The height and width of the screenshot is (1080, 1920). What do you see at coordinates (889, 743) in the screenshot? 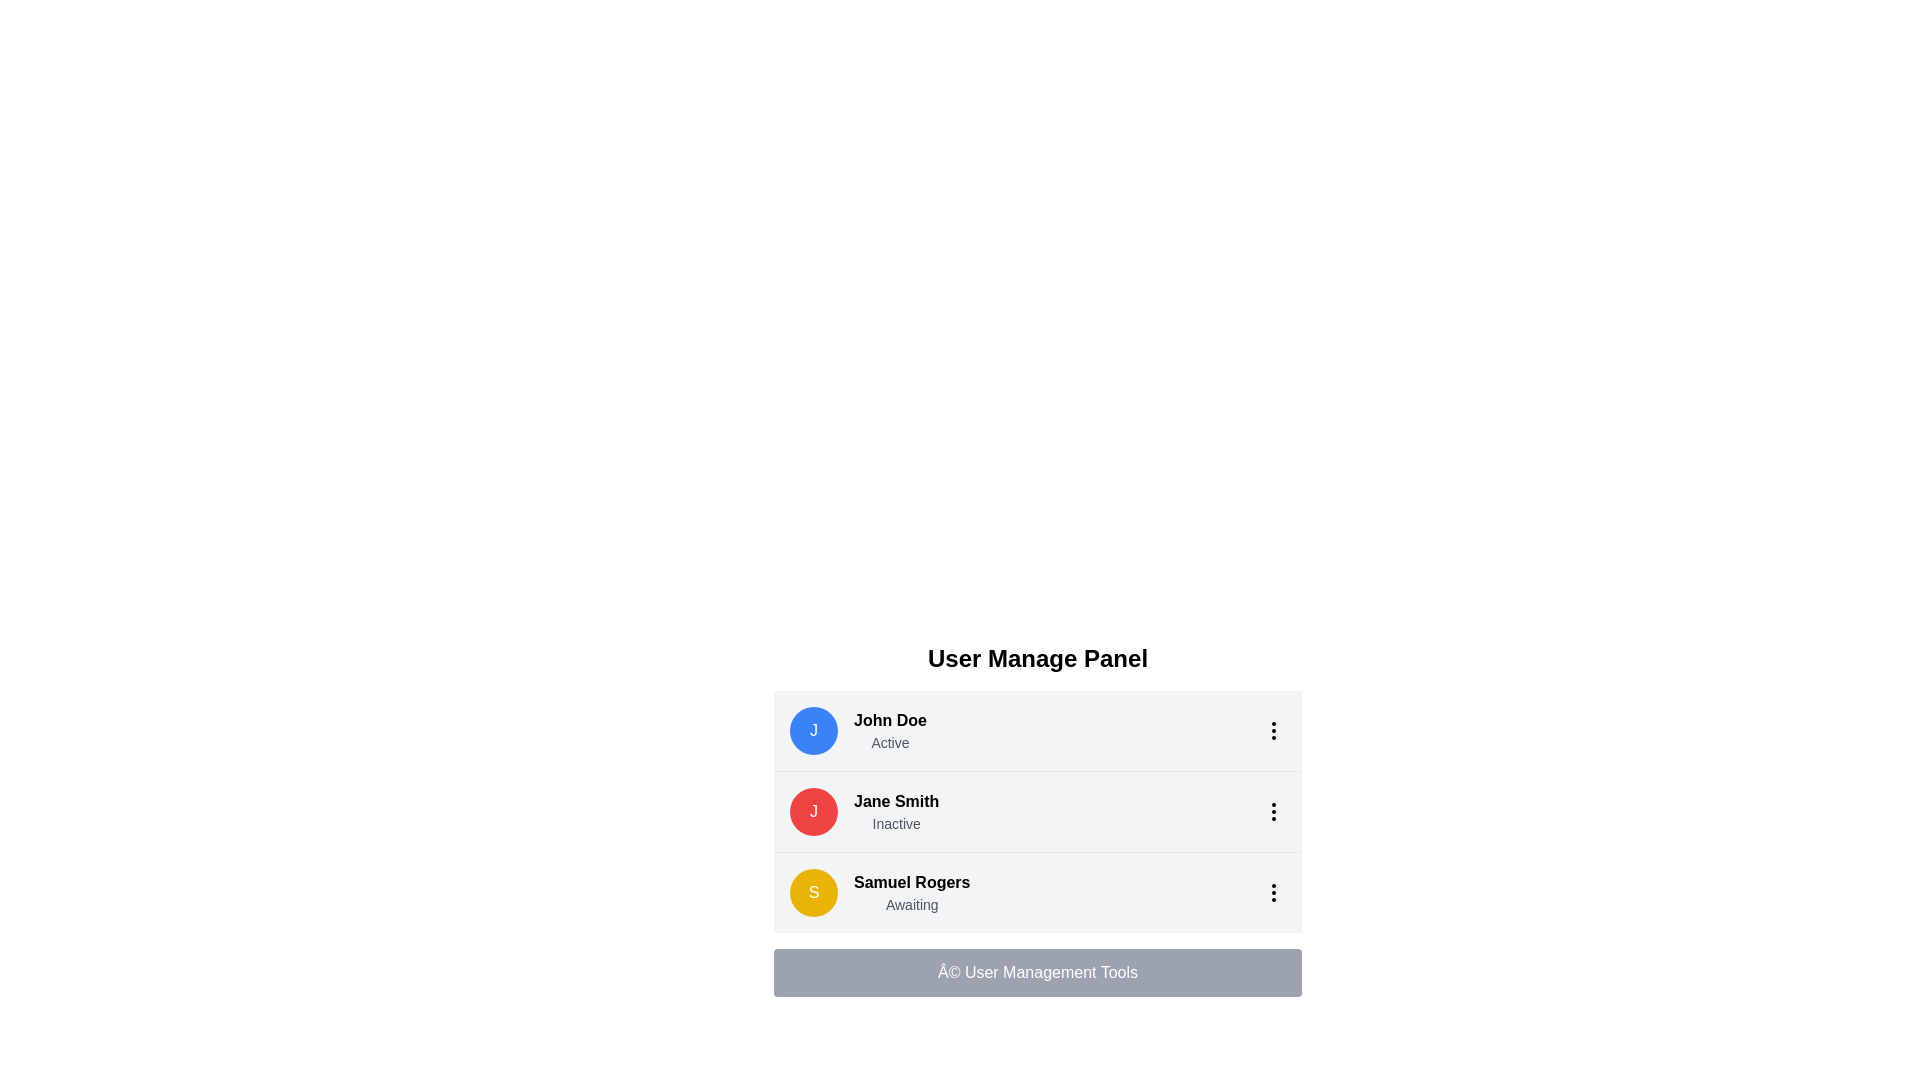
I see `the 'Active' status text label for user 'John Doe' in the User Manage Panel, located in the second row beneath the name text` at bounding box center [889, 743].